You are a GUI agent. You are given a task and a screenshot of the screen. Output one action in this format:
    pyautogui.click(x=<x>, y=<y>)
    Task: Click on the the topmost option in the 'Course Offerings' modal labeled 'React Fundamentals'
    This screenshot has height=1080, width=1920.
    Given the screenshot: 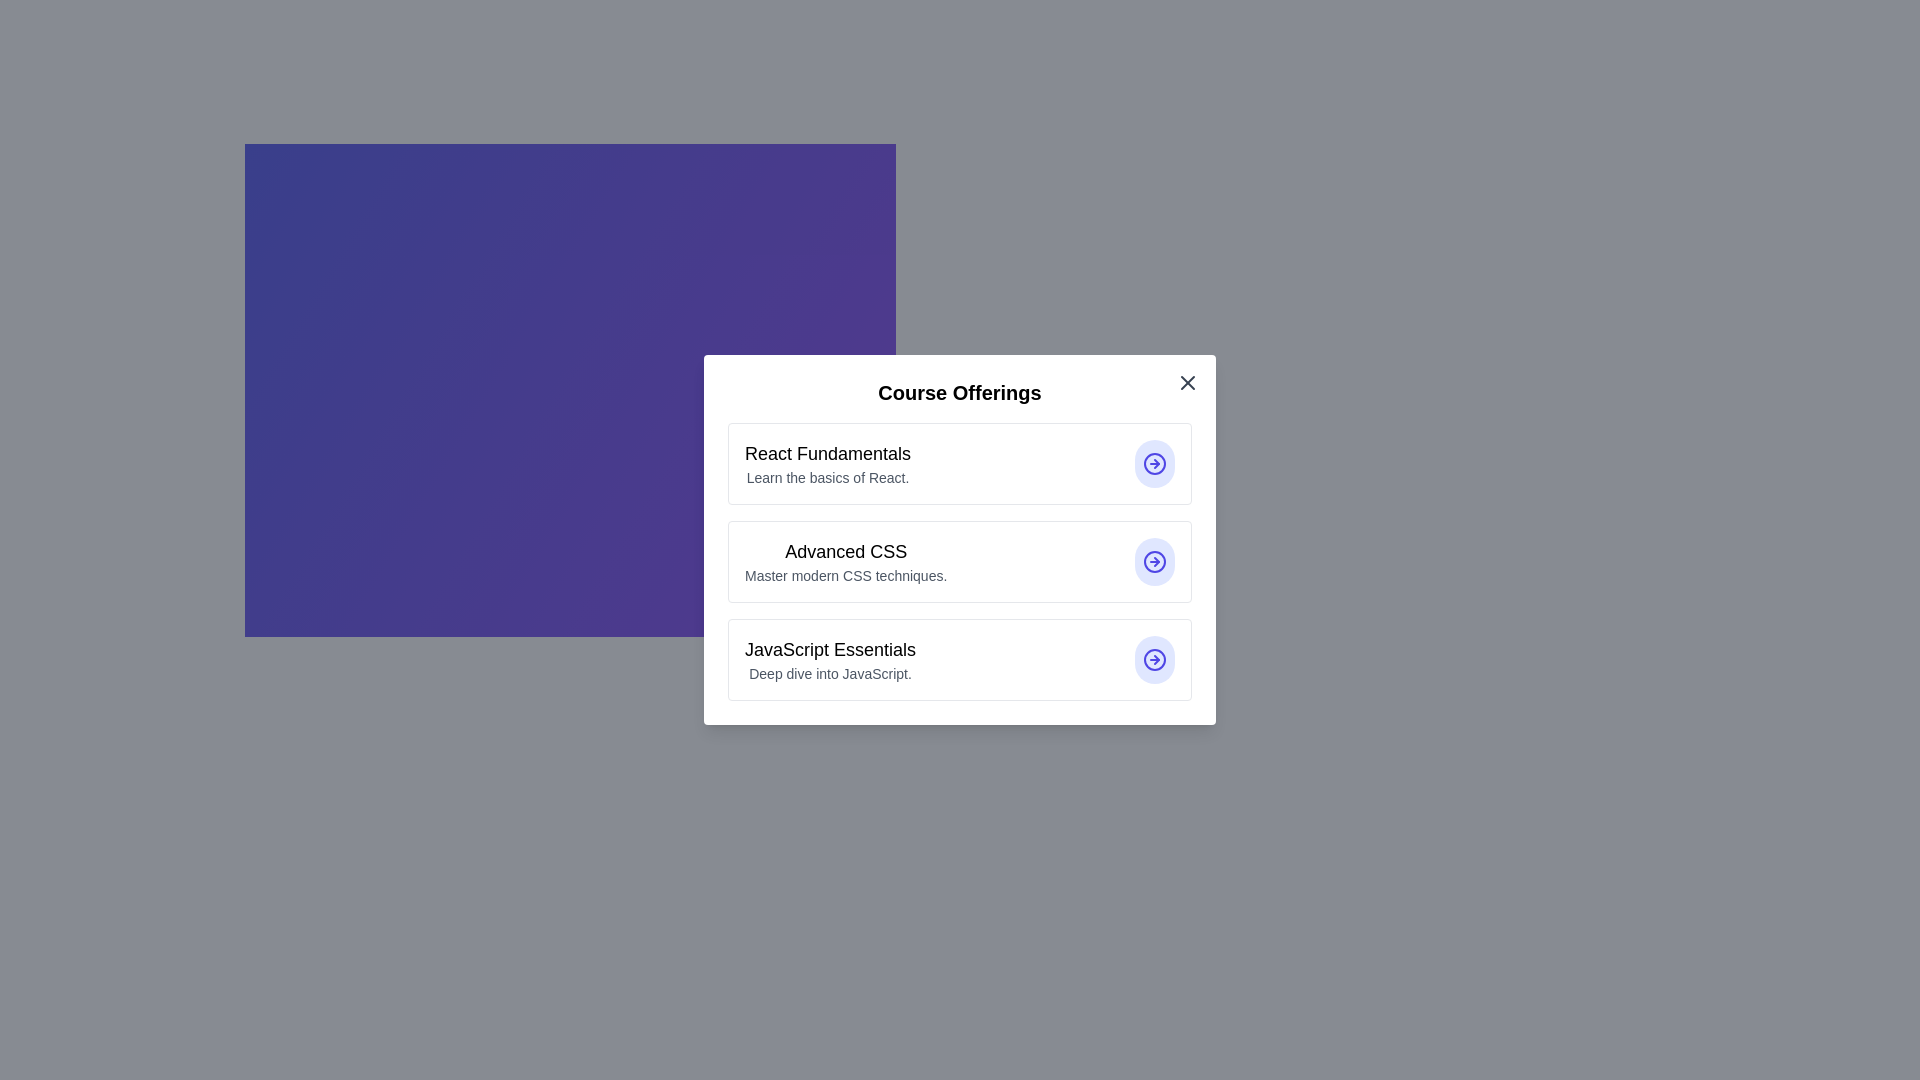 What is the action you would take?
    pyautogui.click(x=960, y=463)
    